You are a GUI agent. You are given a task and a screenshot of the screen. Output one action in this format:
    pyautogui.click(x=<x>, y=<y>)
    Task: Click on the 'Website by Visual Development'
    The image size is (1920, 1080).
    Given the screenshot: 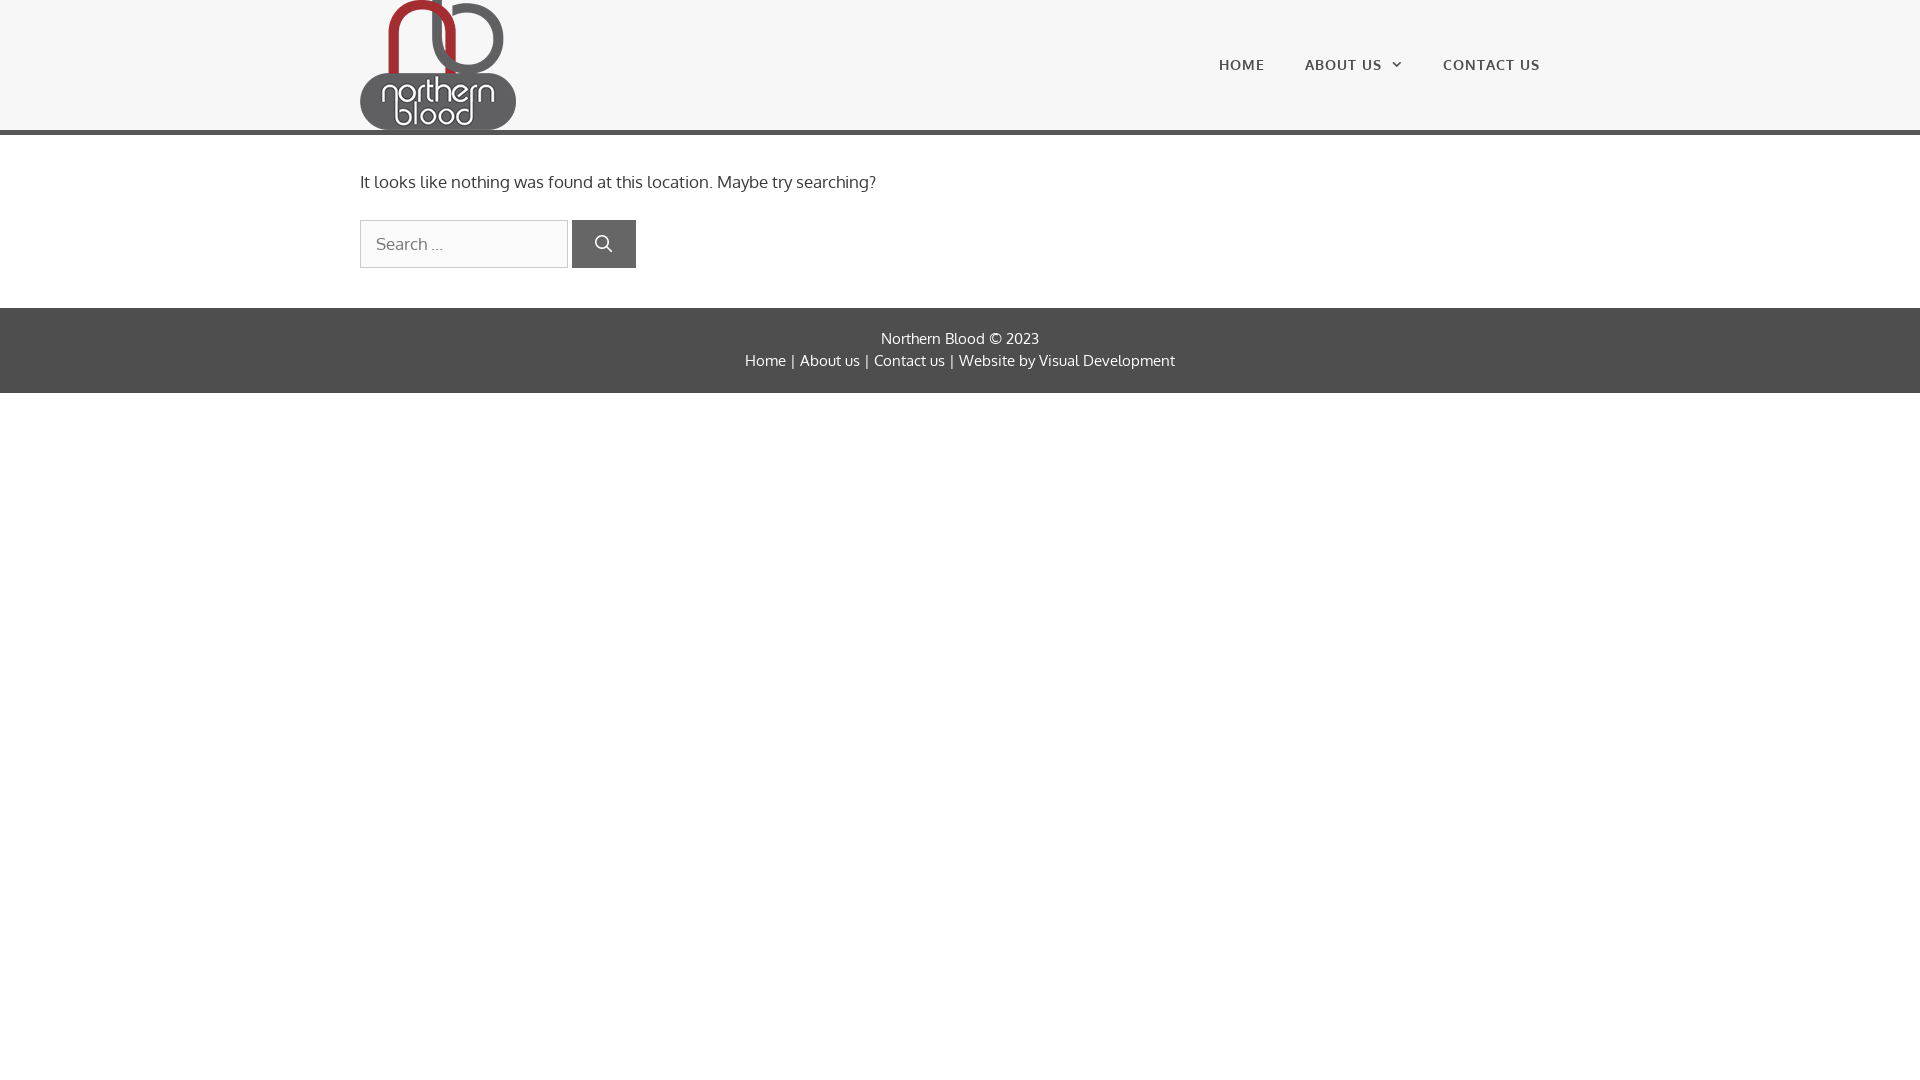 What is the action you would take?
    pyautogui.click(x=1065, y=360)
    